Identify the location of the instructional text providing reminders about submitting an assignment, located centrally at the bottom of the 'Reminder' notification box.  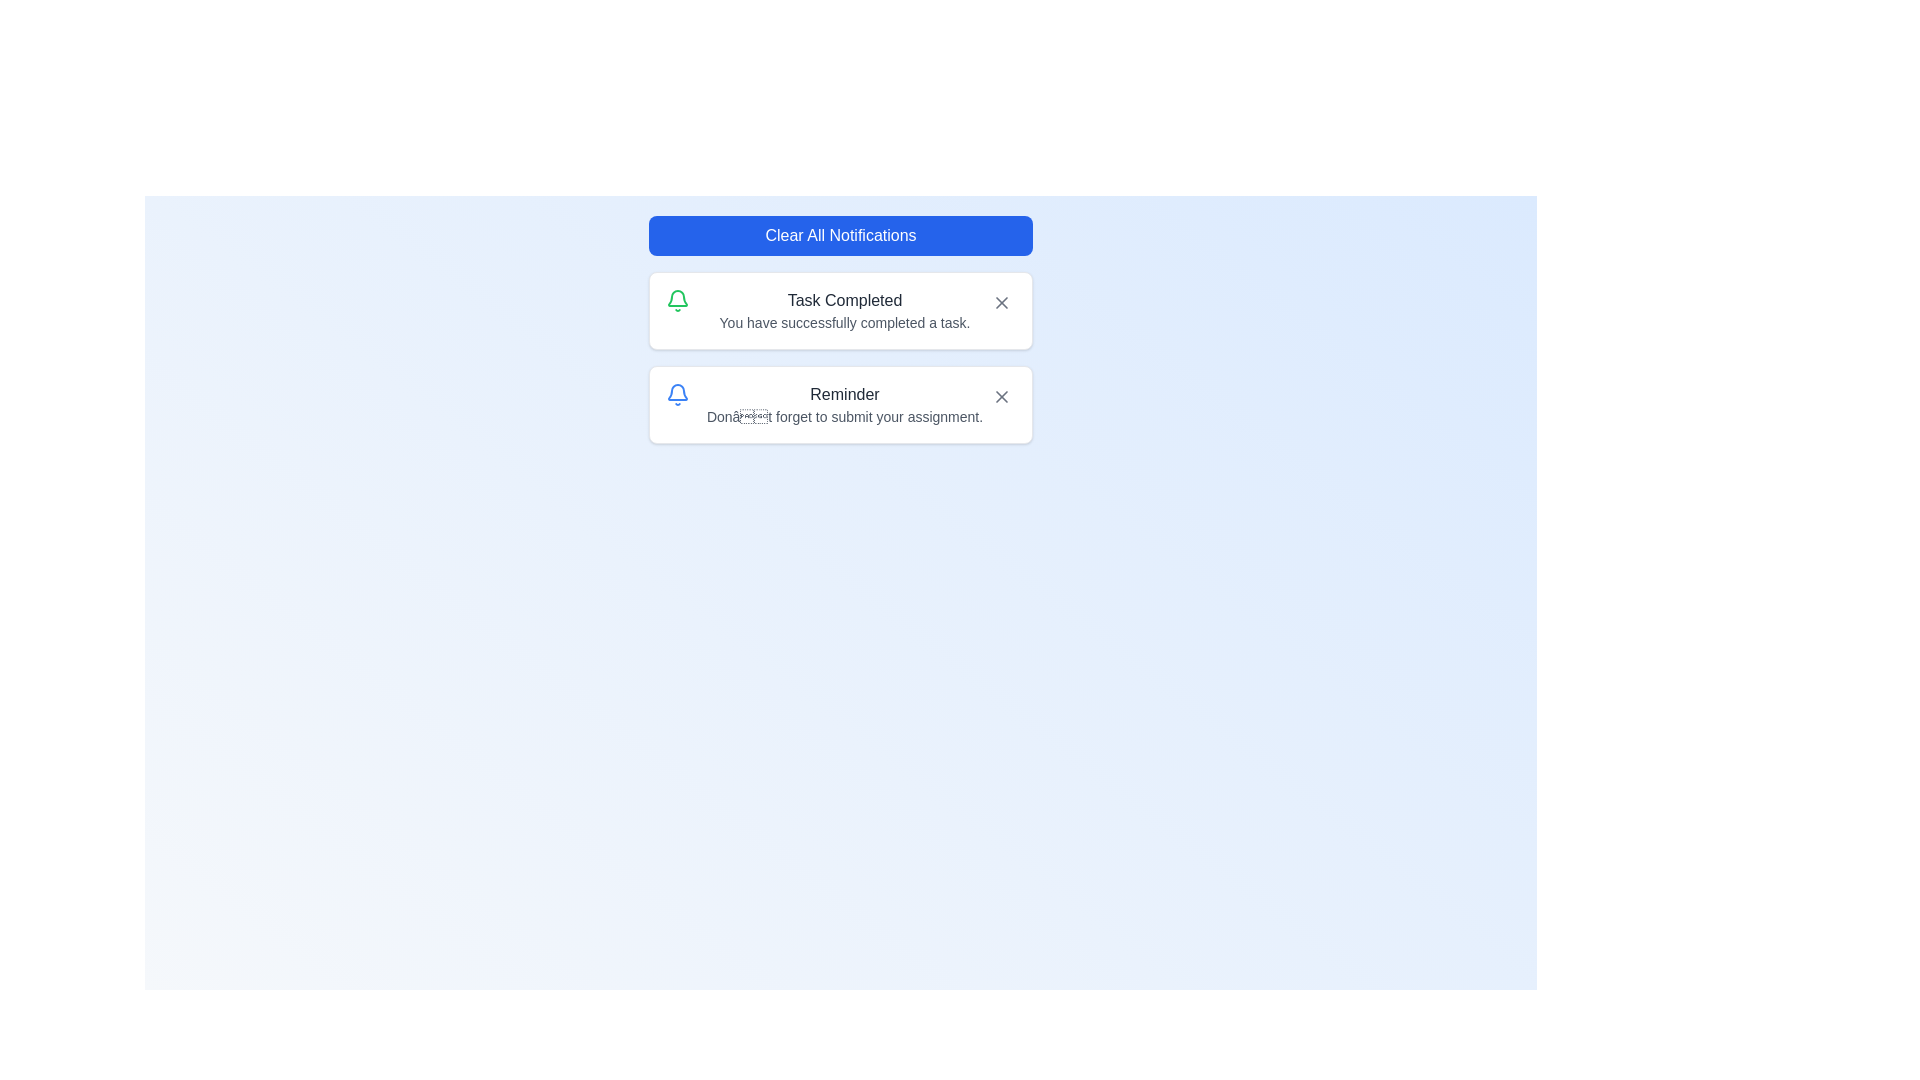
(844, 415).